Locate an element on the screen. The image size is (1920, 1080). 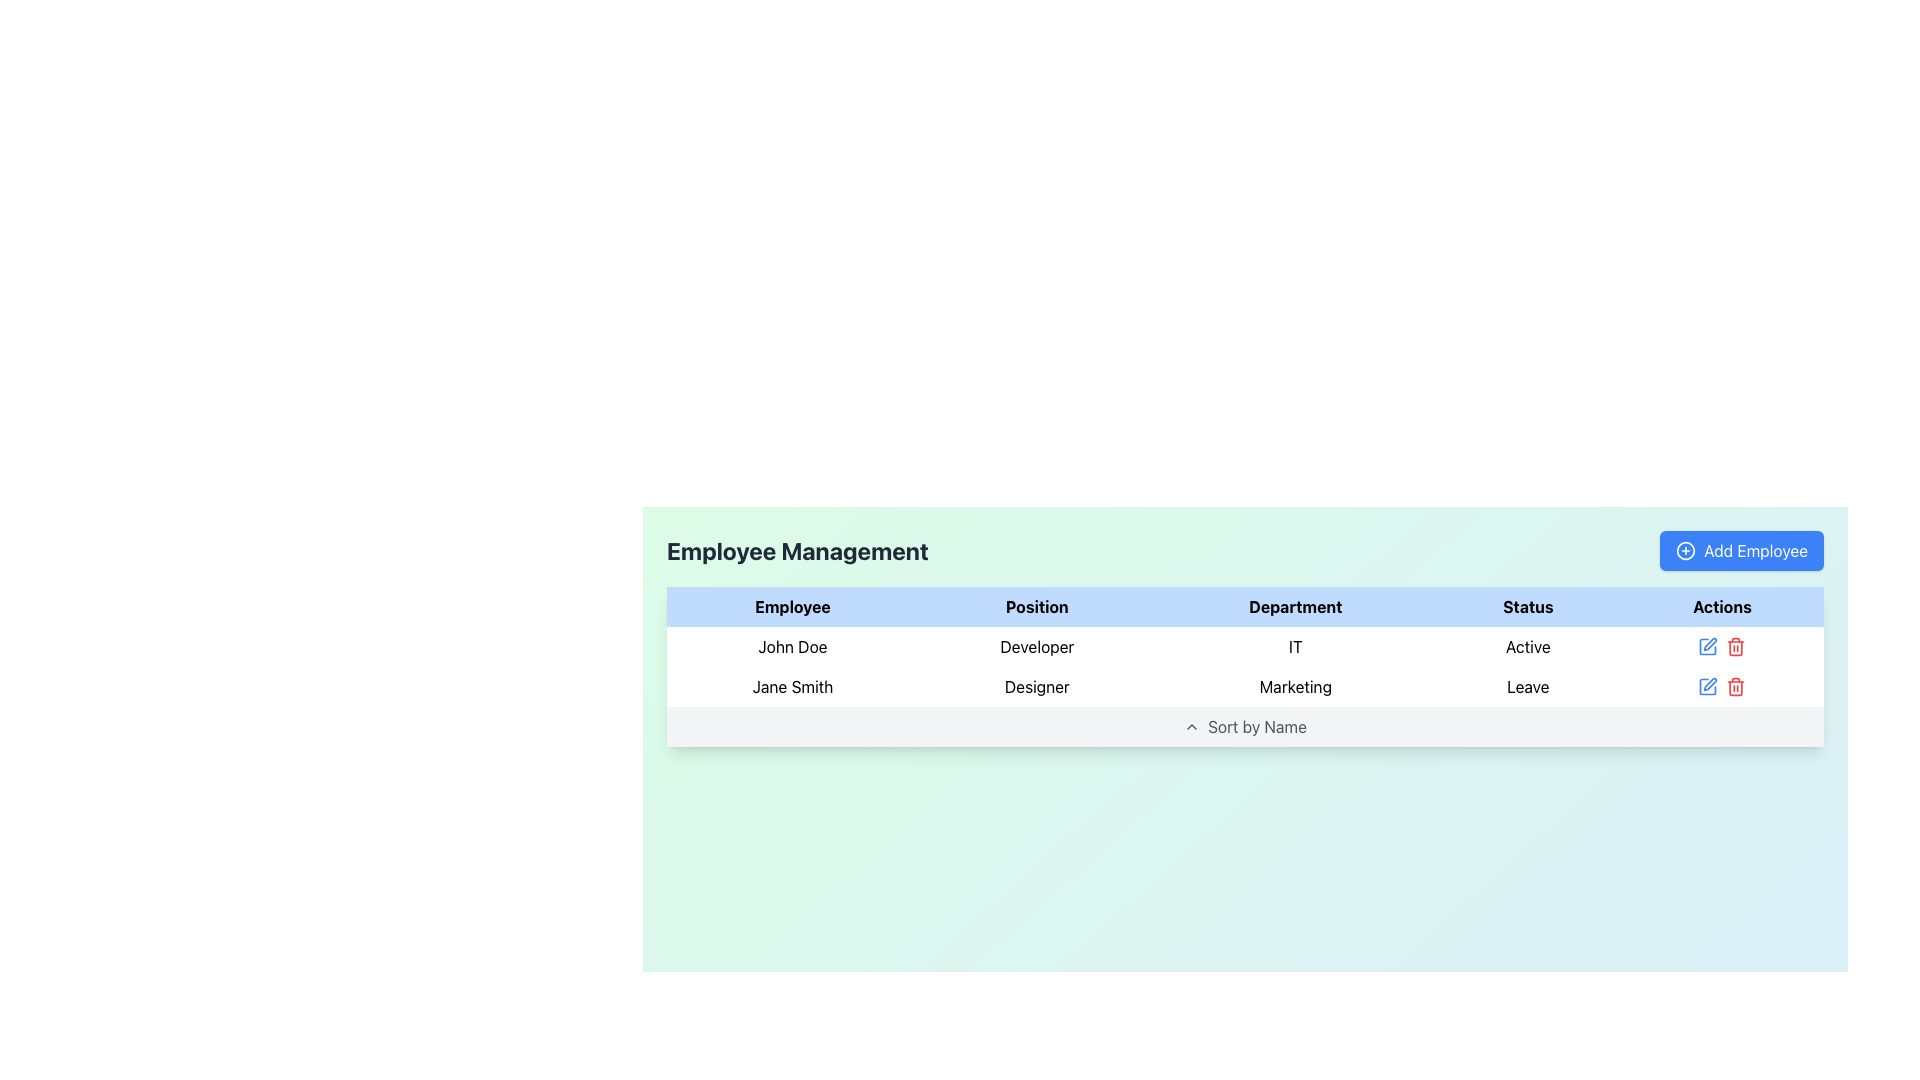
the delete button in the actions column of the employee table for the record of 'Jane Smith' is located at coordinates (1735, 647).